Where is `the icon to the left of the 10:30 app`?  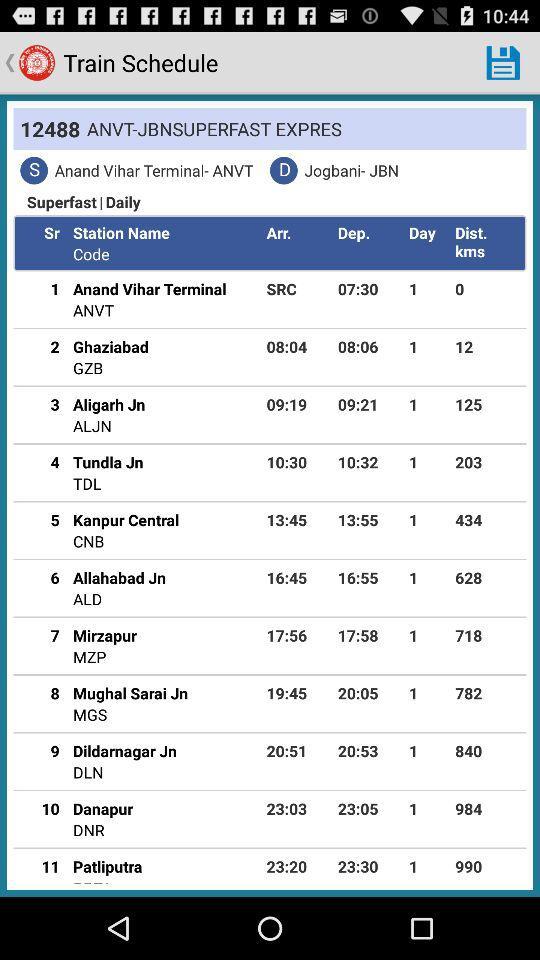 the icon to the left of the 10:30 app is located at coordinates (86, 482).